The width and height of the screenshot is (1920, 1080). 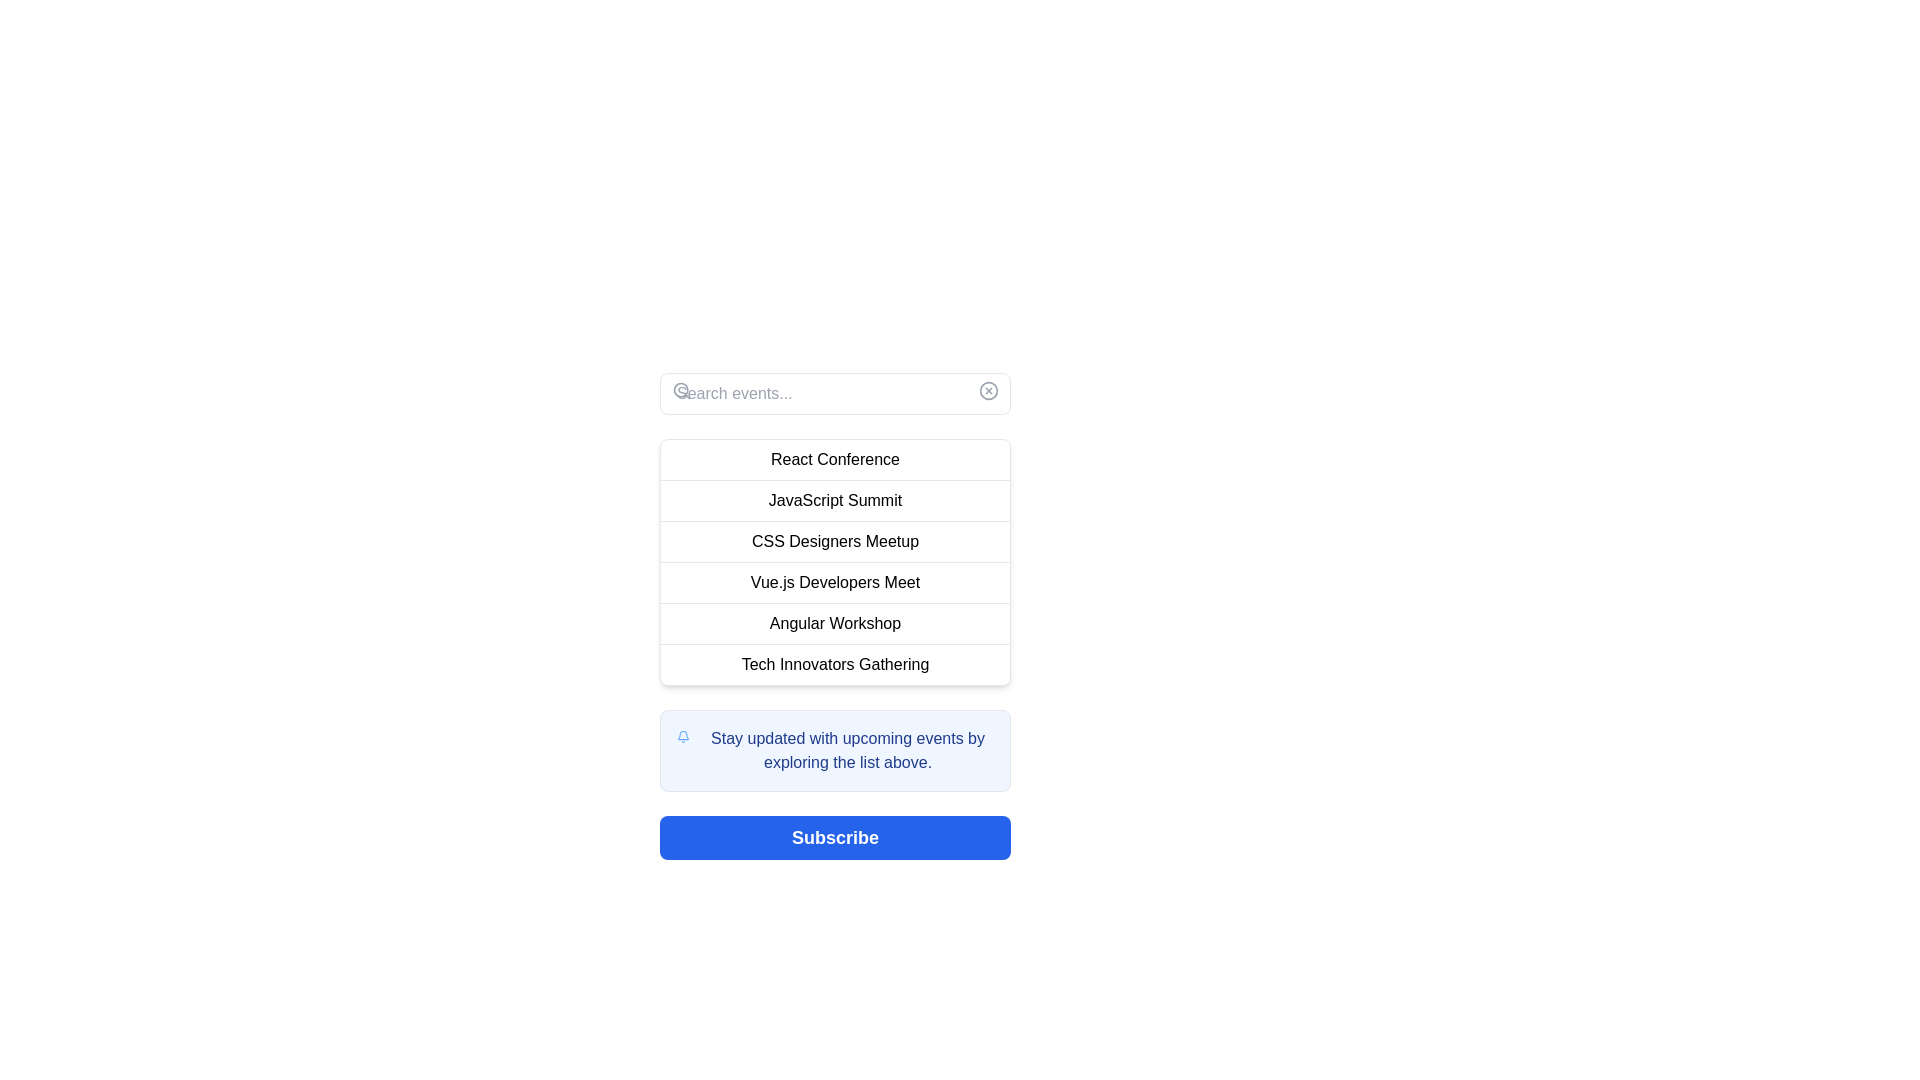 What do you see at coordinates (988, 390) in the screenshot?
I see `the circular close button with an 'X' mark located at the top-right corner of the search input field to clear the search bar` at bounding box center [988, 390].